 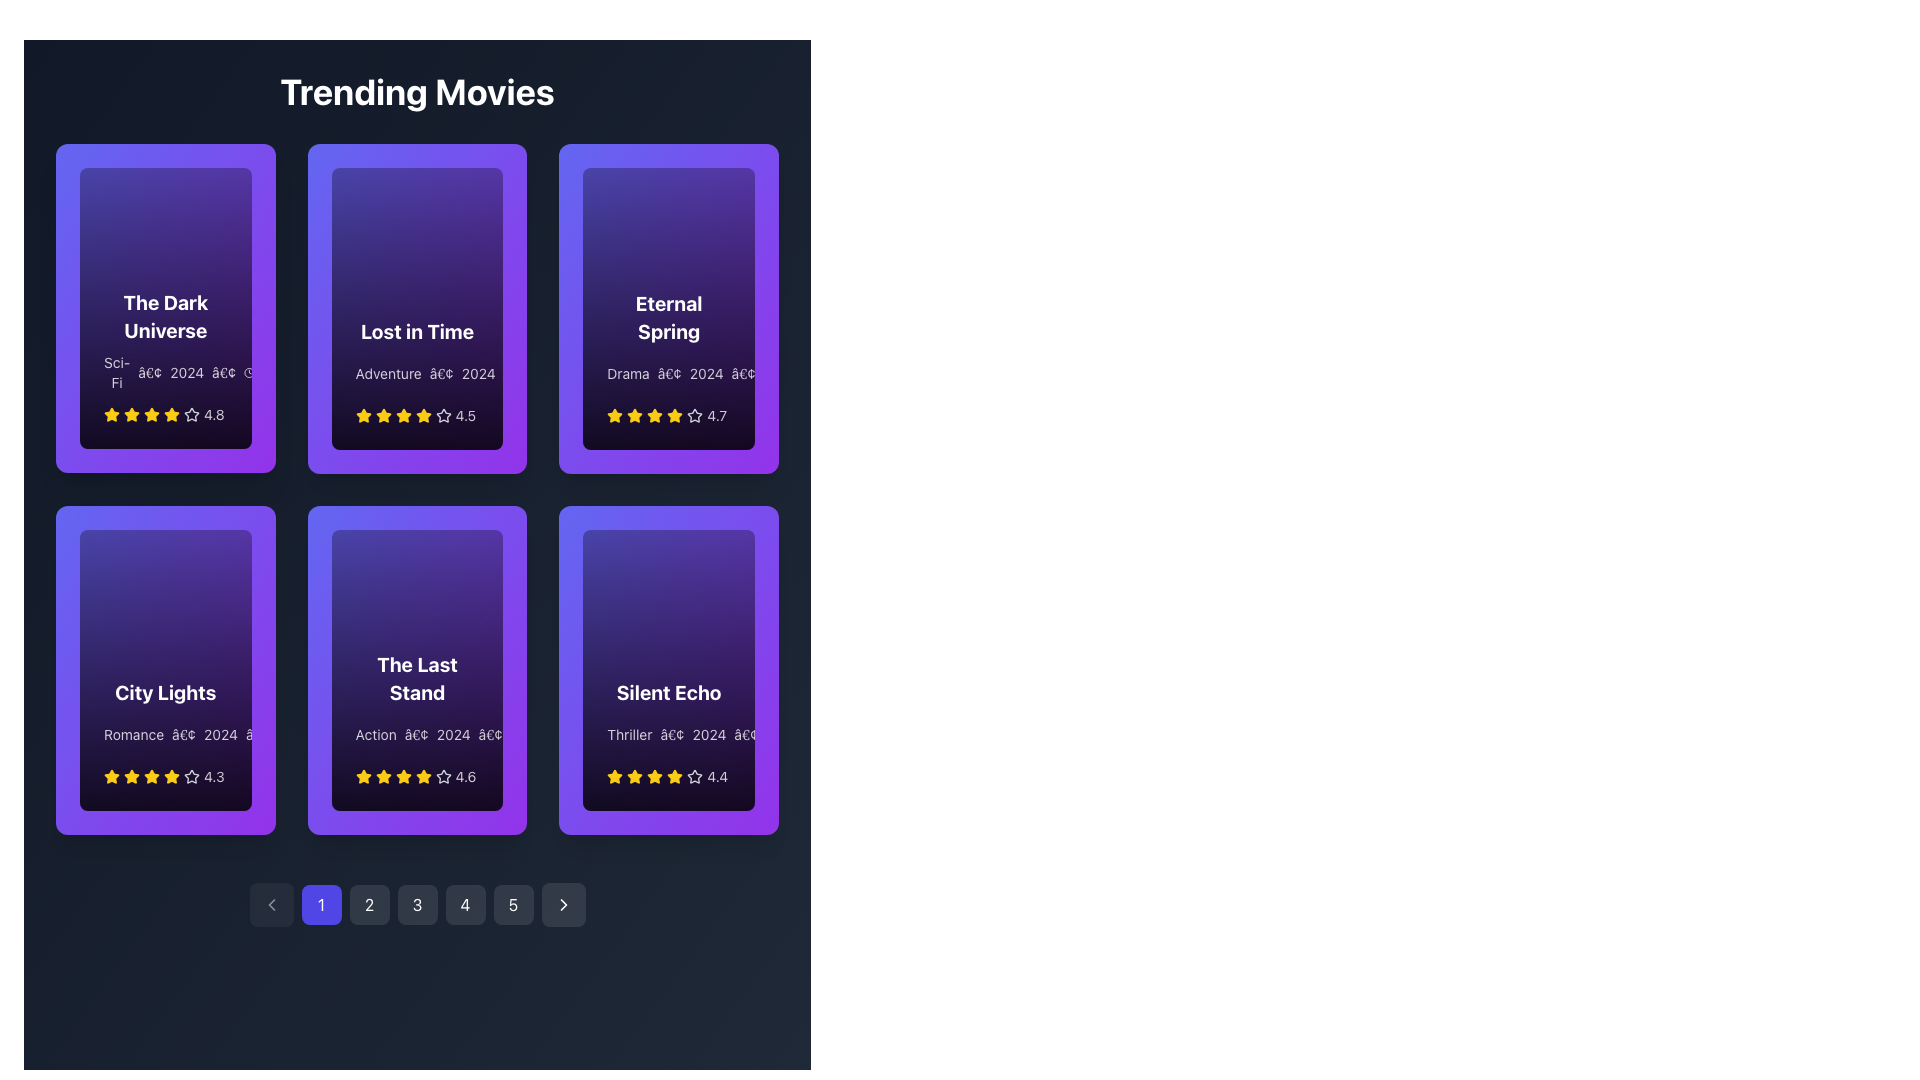 I want to click on the text label displaying the average rating for the movie 'Lost in Time', located in the third row and third column of the movie card grid layout, so click(x=464, y=414).